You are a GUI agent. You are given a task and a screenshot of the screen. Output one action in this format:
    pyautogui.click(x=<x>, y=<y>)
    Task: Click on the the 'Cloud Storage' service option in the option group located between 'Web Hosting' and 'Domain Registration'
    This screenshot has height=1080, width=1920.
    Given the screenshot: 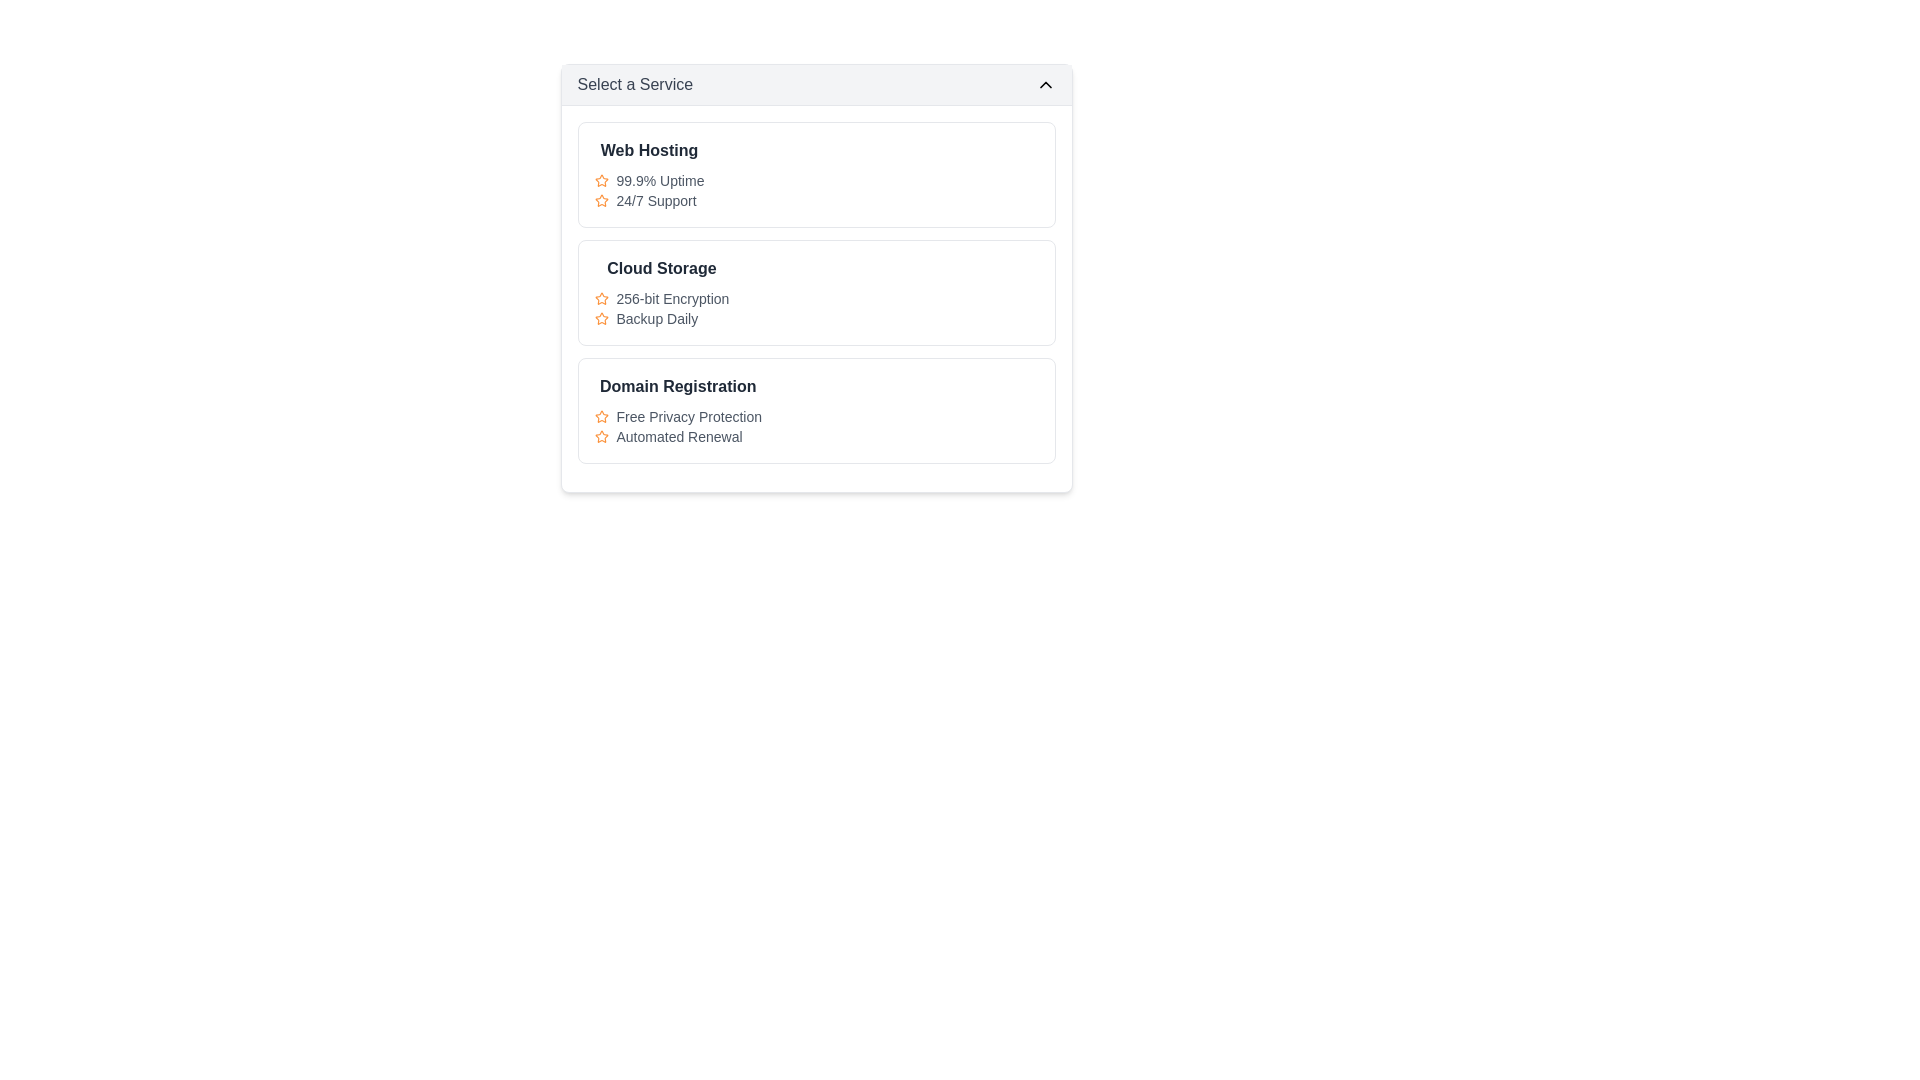 What is the action you would take?
    pyautogui.click(x=816, y=278)
    